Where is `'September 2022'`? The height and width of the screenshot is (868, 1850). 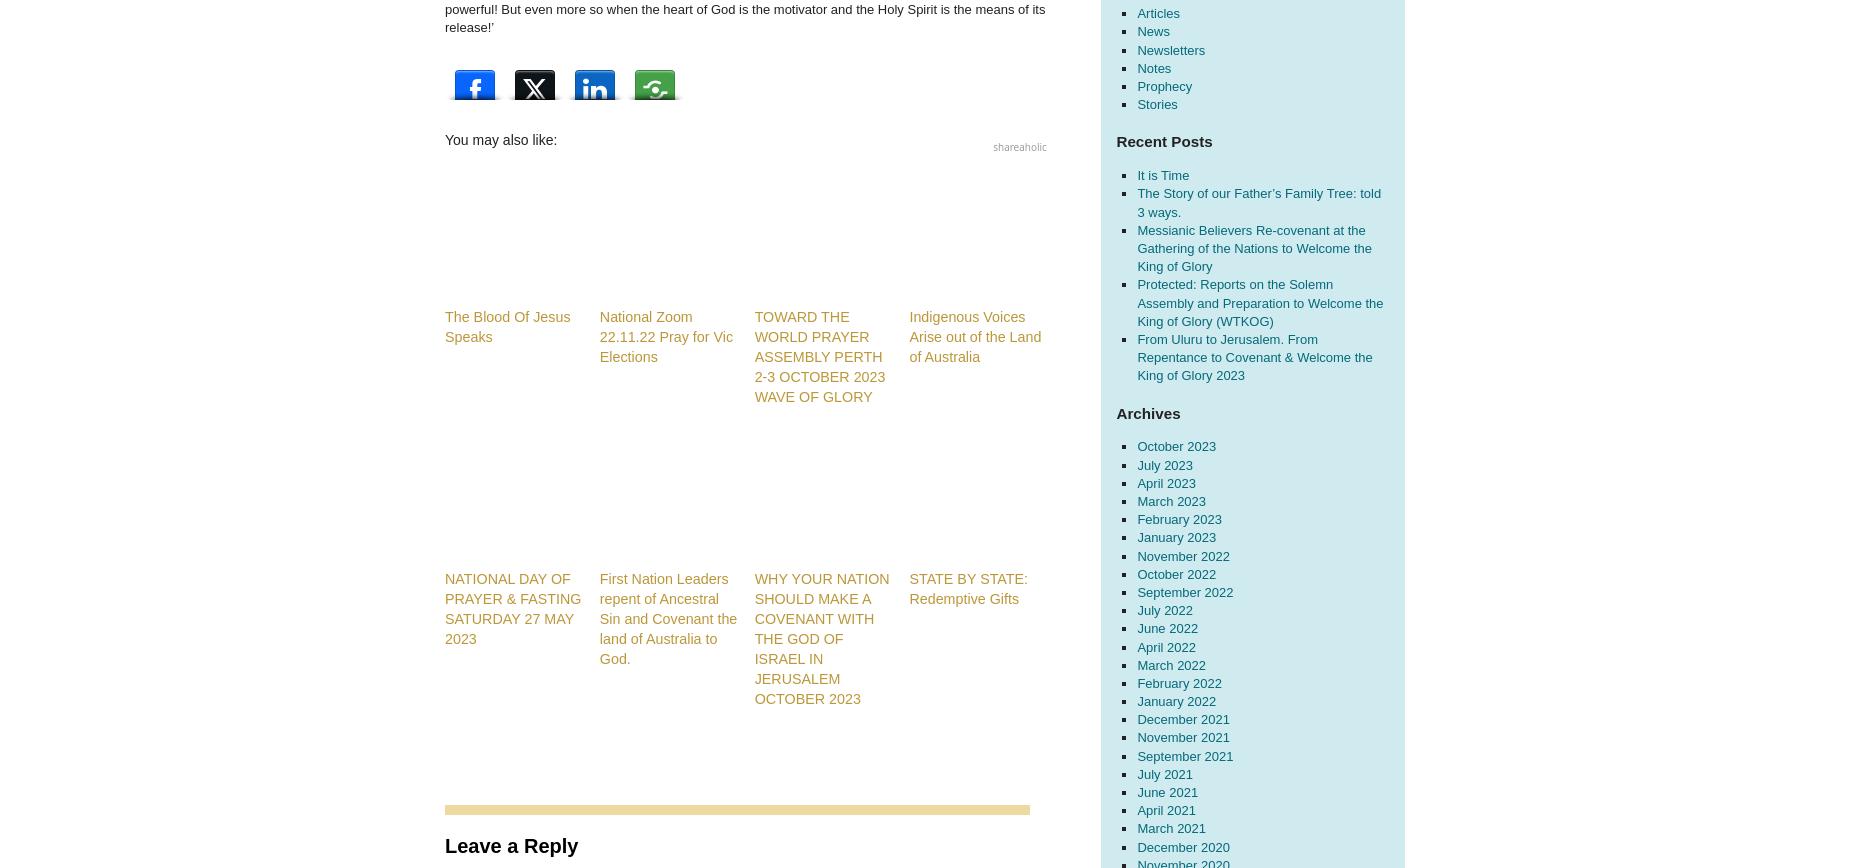 'September 2022' is located at coordinates (1183, 591).